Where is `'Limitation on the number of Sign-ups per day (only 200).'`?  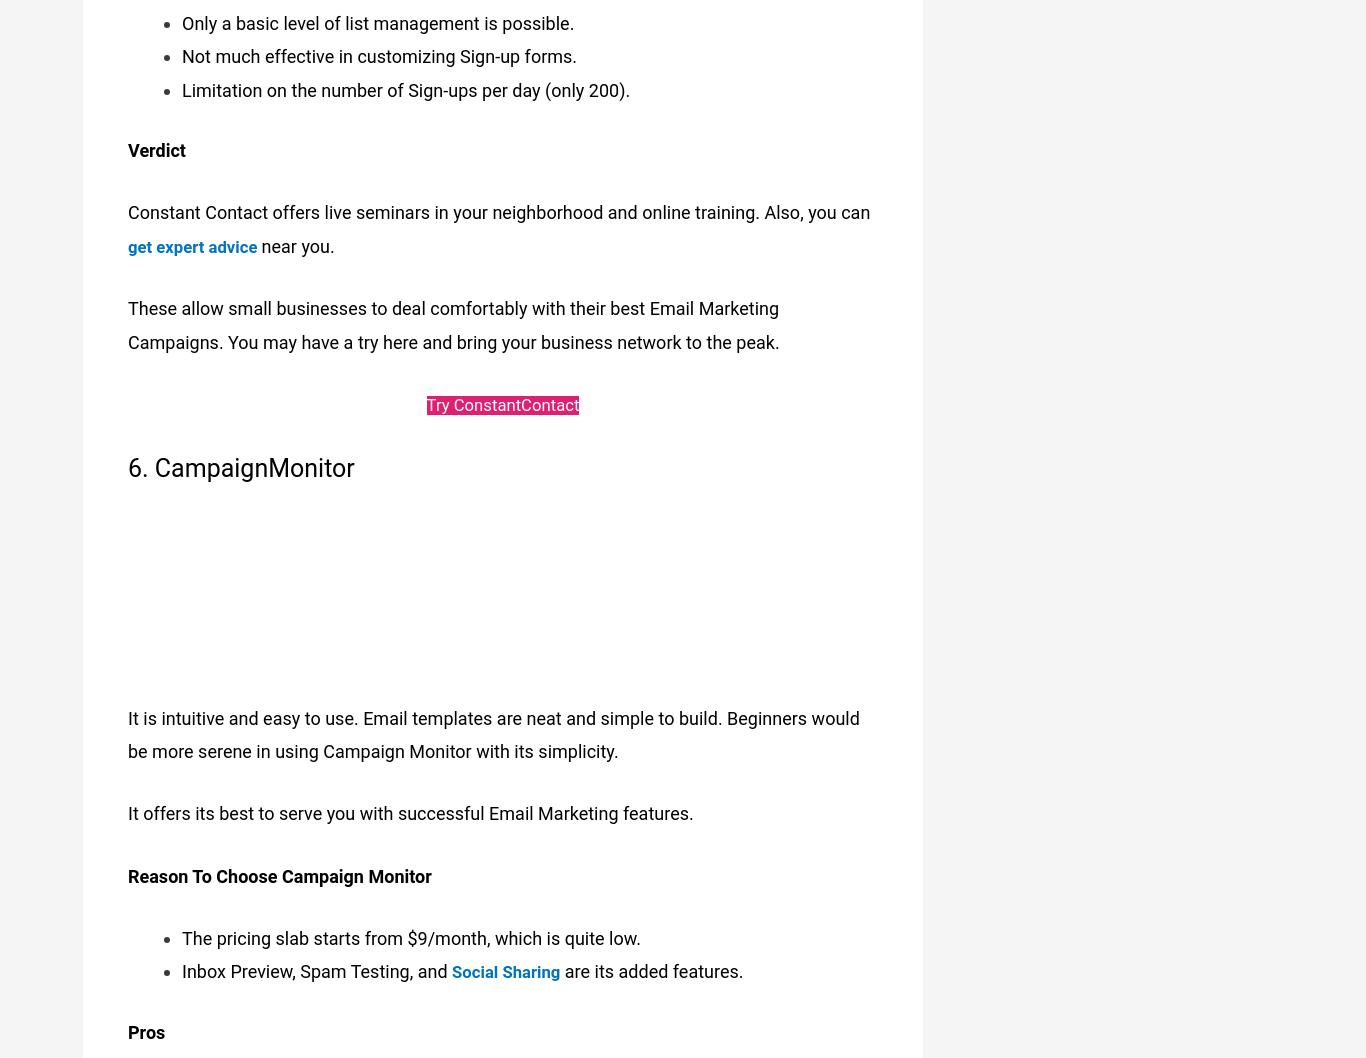 'Limitation on the number of Sign-ups per day (only 200).' is located at coordinates (404, 79).